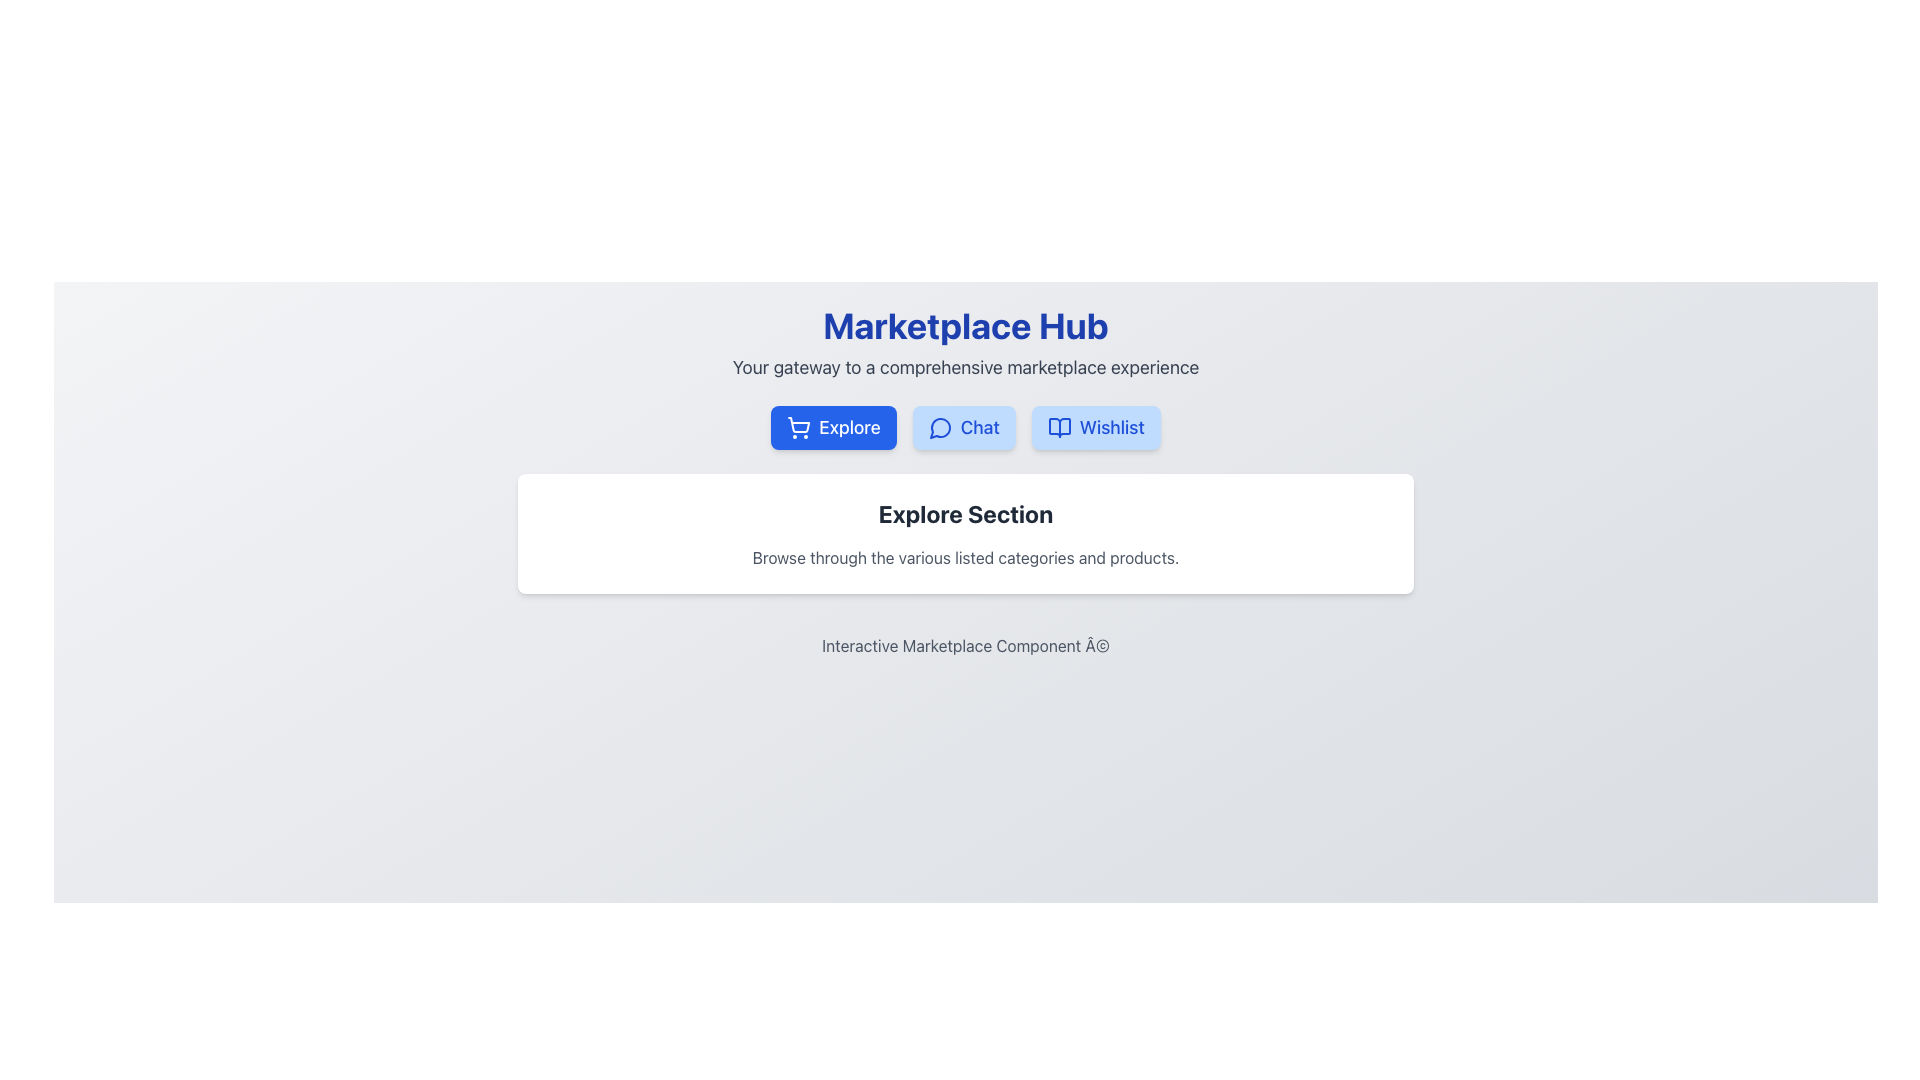  Describe the element at coordinates (965, 645) in the screenshot. I see `the footer text label that serves as a branding or copyright notice, positioned at the bottom-center of the page` at that location.